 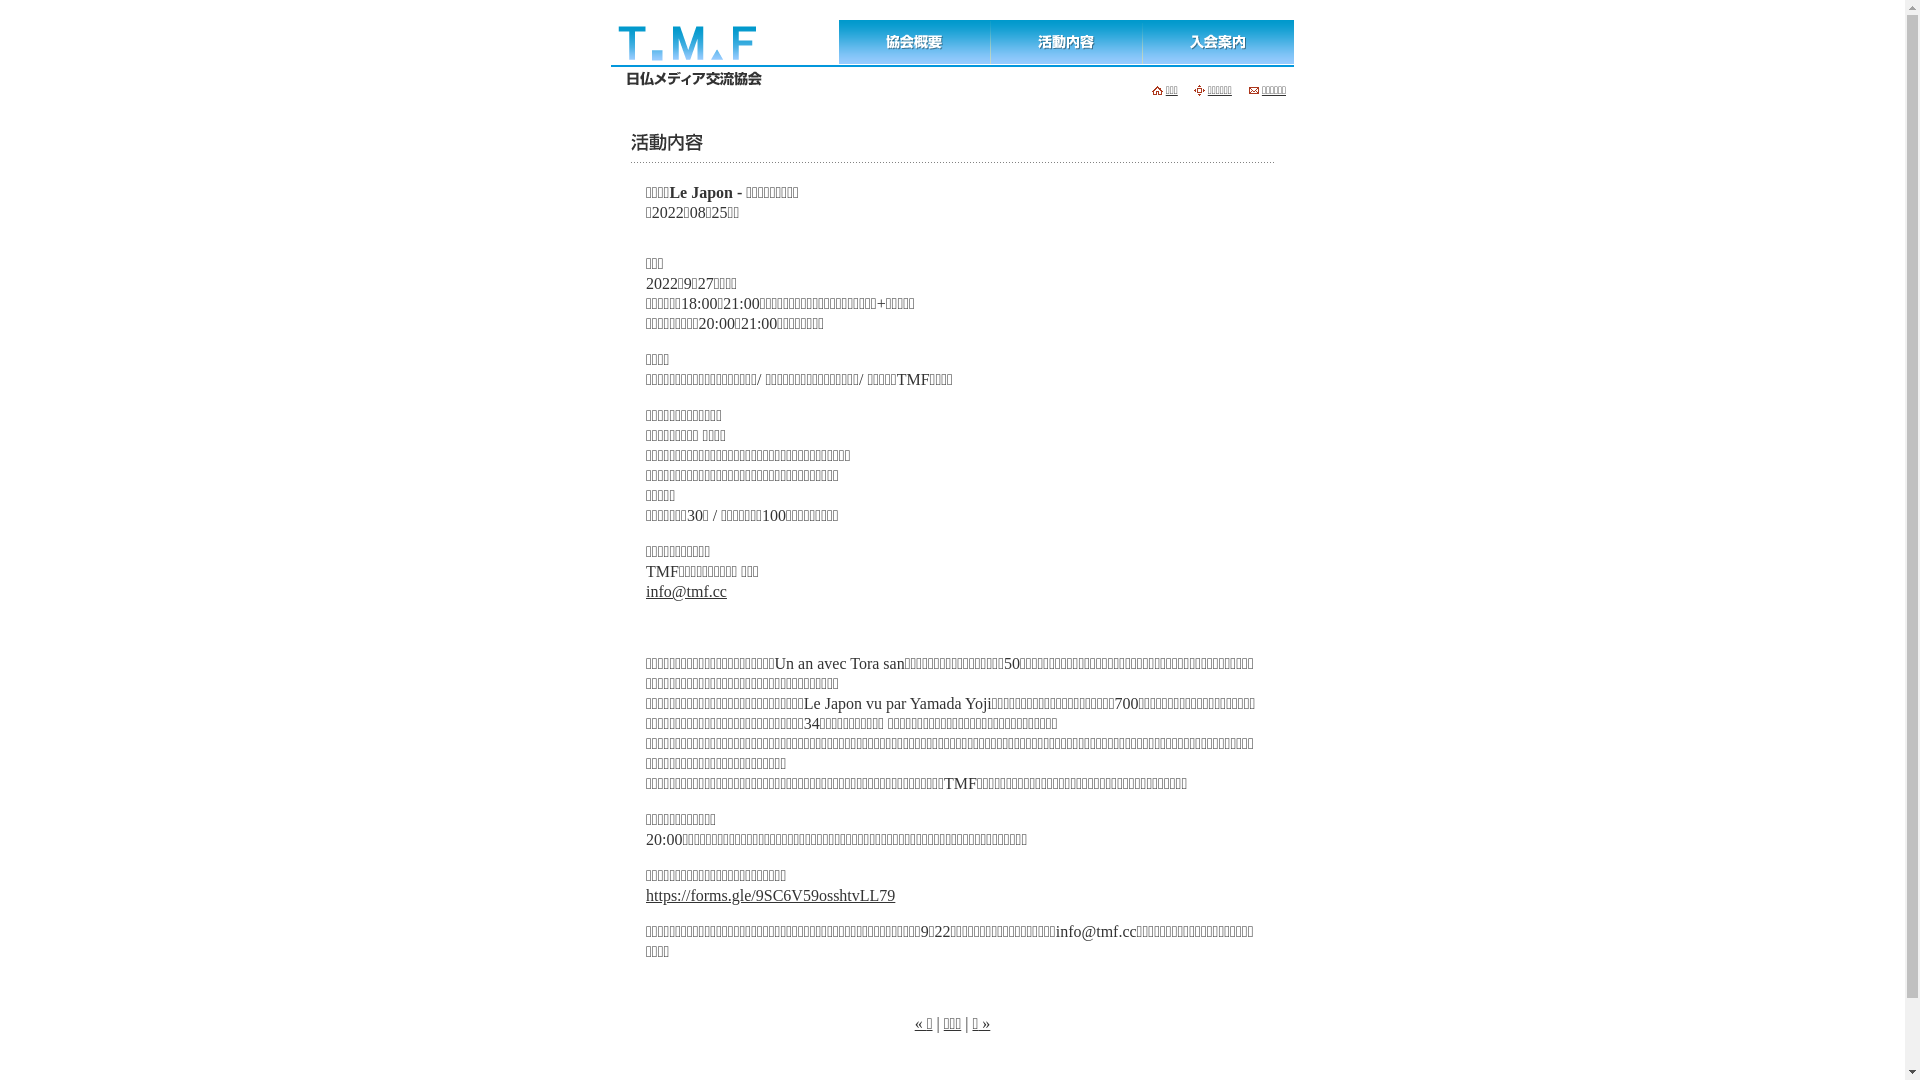 What do you see at coordinates (769, 894) in the screenshot?
I see `'https://forms.gle/9SC6V59osshtvLL79'` at bounding box center [769, 894].